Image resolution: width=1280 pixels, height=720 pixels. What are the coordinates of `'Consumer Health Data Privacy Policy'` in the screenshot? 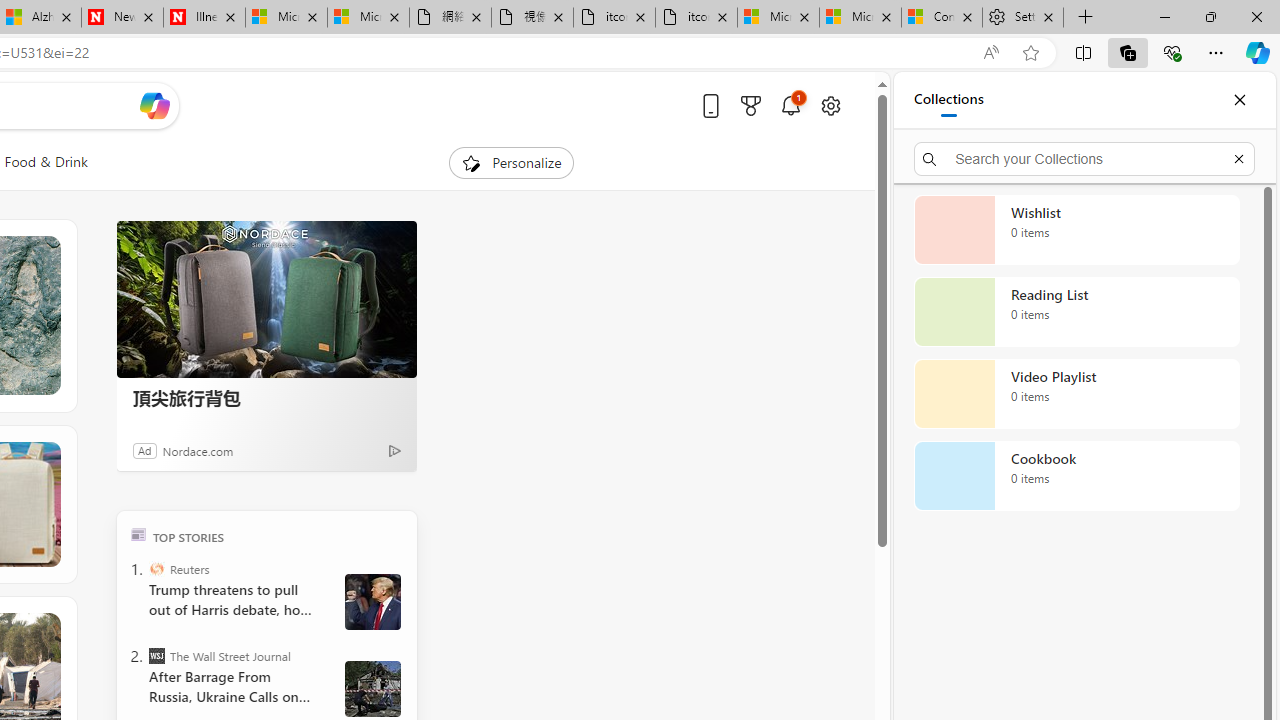 It's located at (941, 17).